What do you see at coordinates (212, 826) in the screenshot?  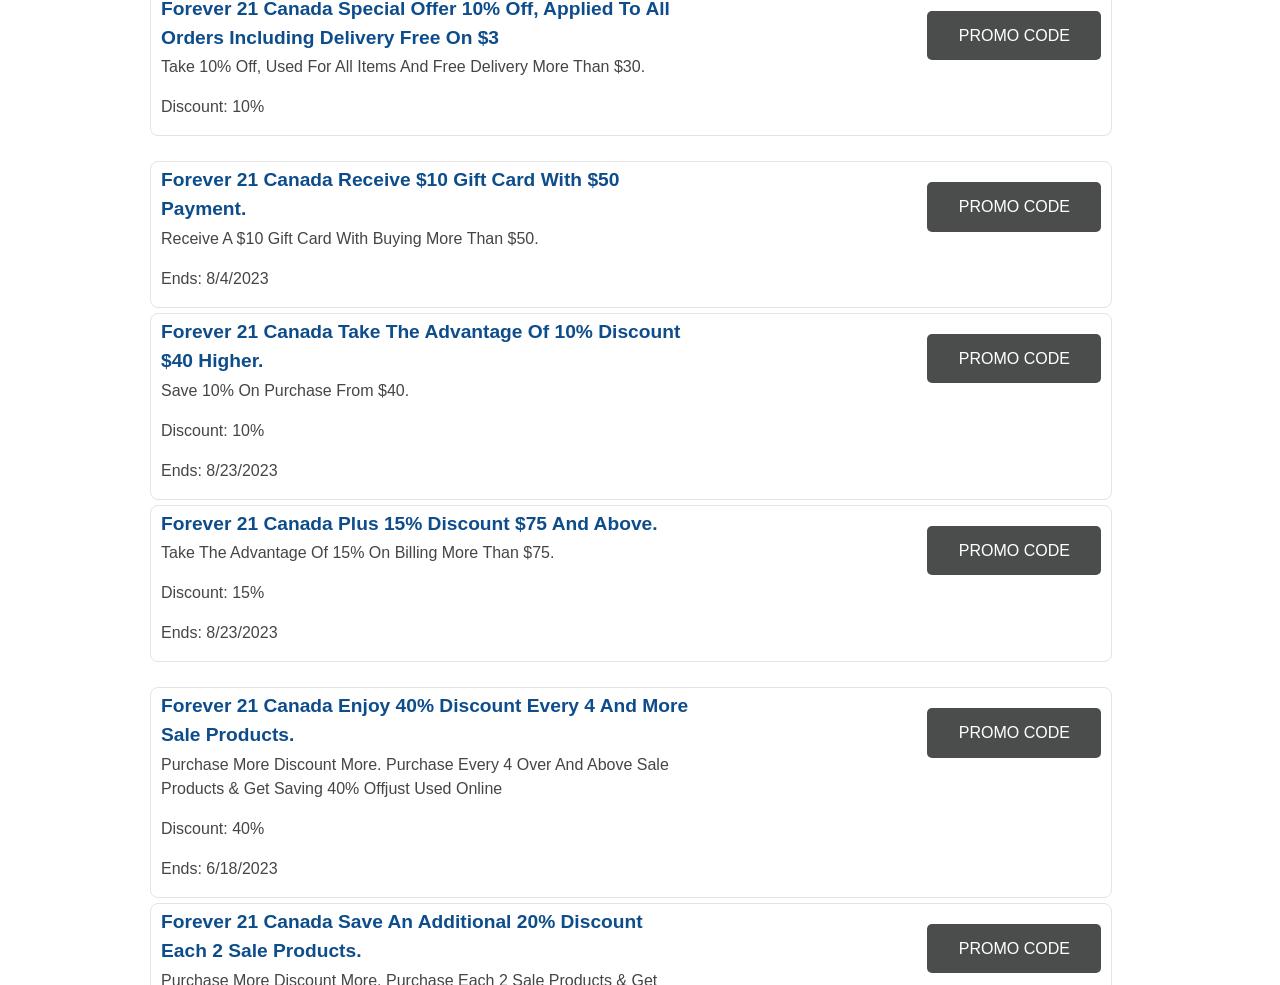 I see `'Discount: 40%'` at bounding box center [212, 826].